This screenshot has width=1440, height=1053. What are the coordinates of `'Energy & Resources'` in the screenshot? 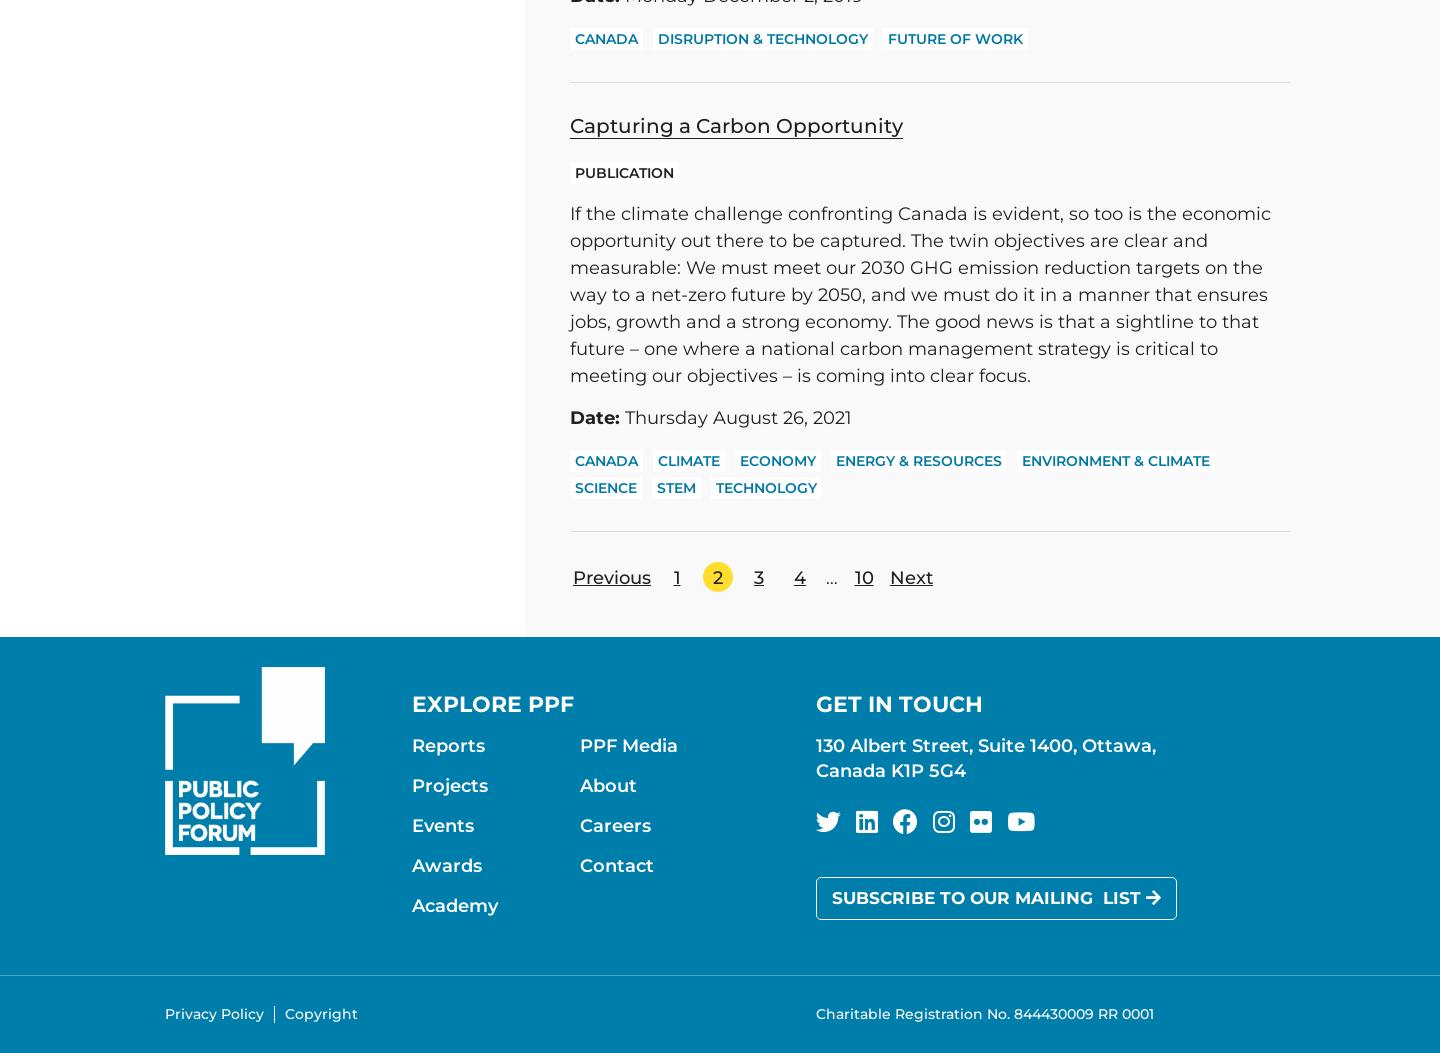 It's located at (836, 460).